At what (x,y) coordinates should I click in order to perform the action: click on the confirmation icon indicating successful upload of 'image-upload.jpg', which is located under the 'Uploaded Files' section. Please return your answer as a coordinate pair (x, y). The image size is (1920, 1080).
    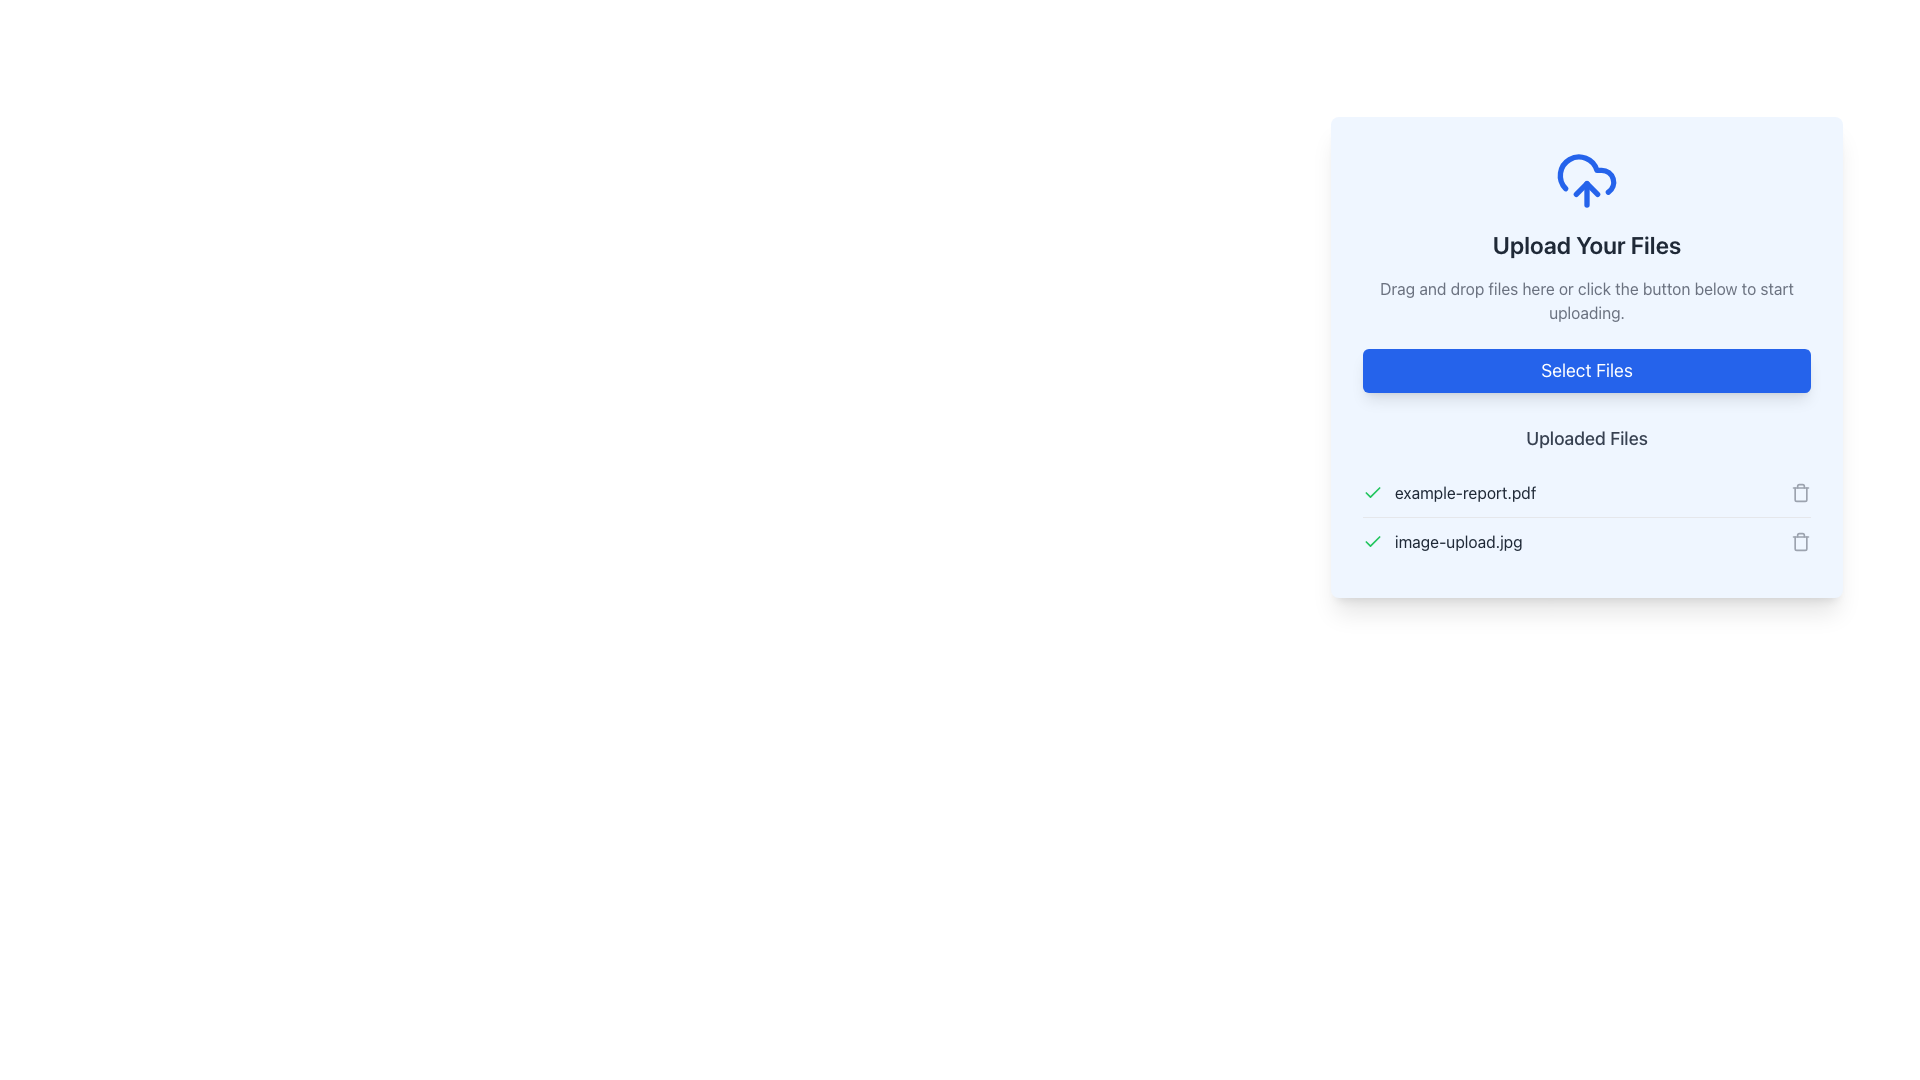
    Looking at the image, I should click on (1371, 492).